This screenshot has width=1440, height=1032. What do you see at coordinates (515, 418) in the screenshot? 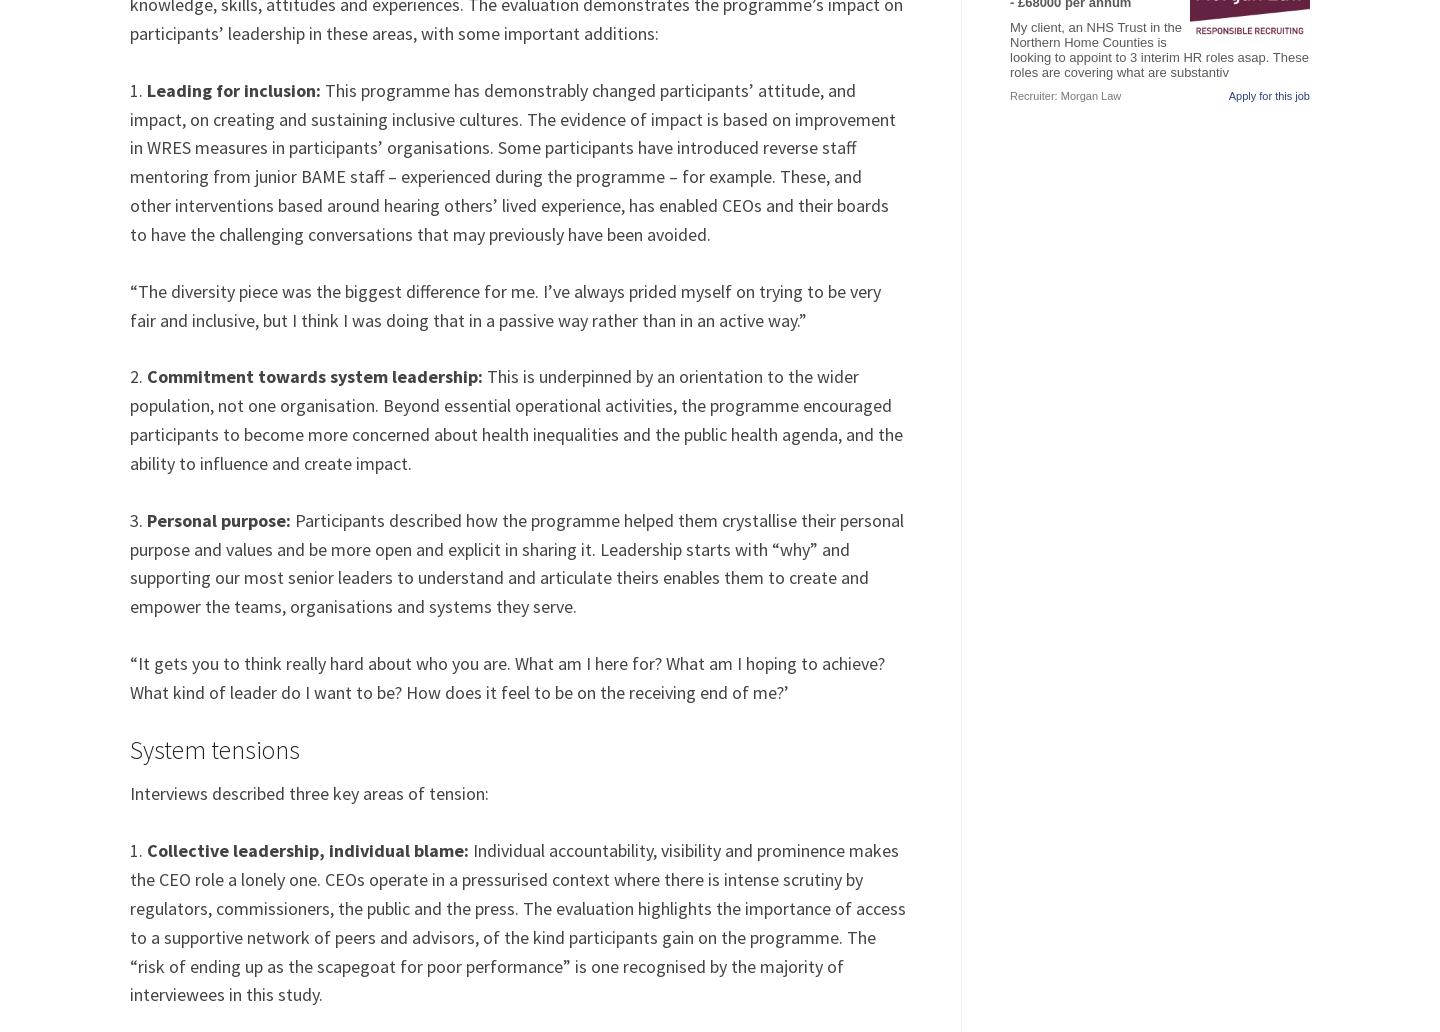
I see `'This is underpinned by an orientation to the wider population, not one organisation. Beyond essential operational activities, the programme encouraged participants to become more concerned about health inequalities and the public health agenda, and the ability to influence and create impact.'` at bounding box center [515, 418].